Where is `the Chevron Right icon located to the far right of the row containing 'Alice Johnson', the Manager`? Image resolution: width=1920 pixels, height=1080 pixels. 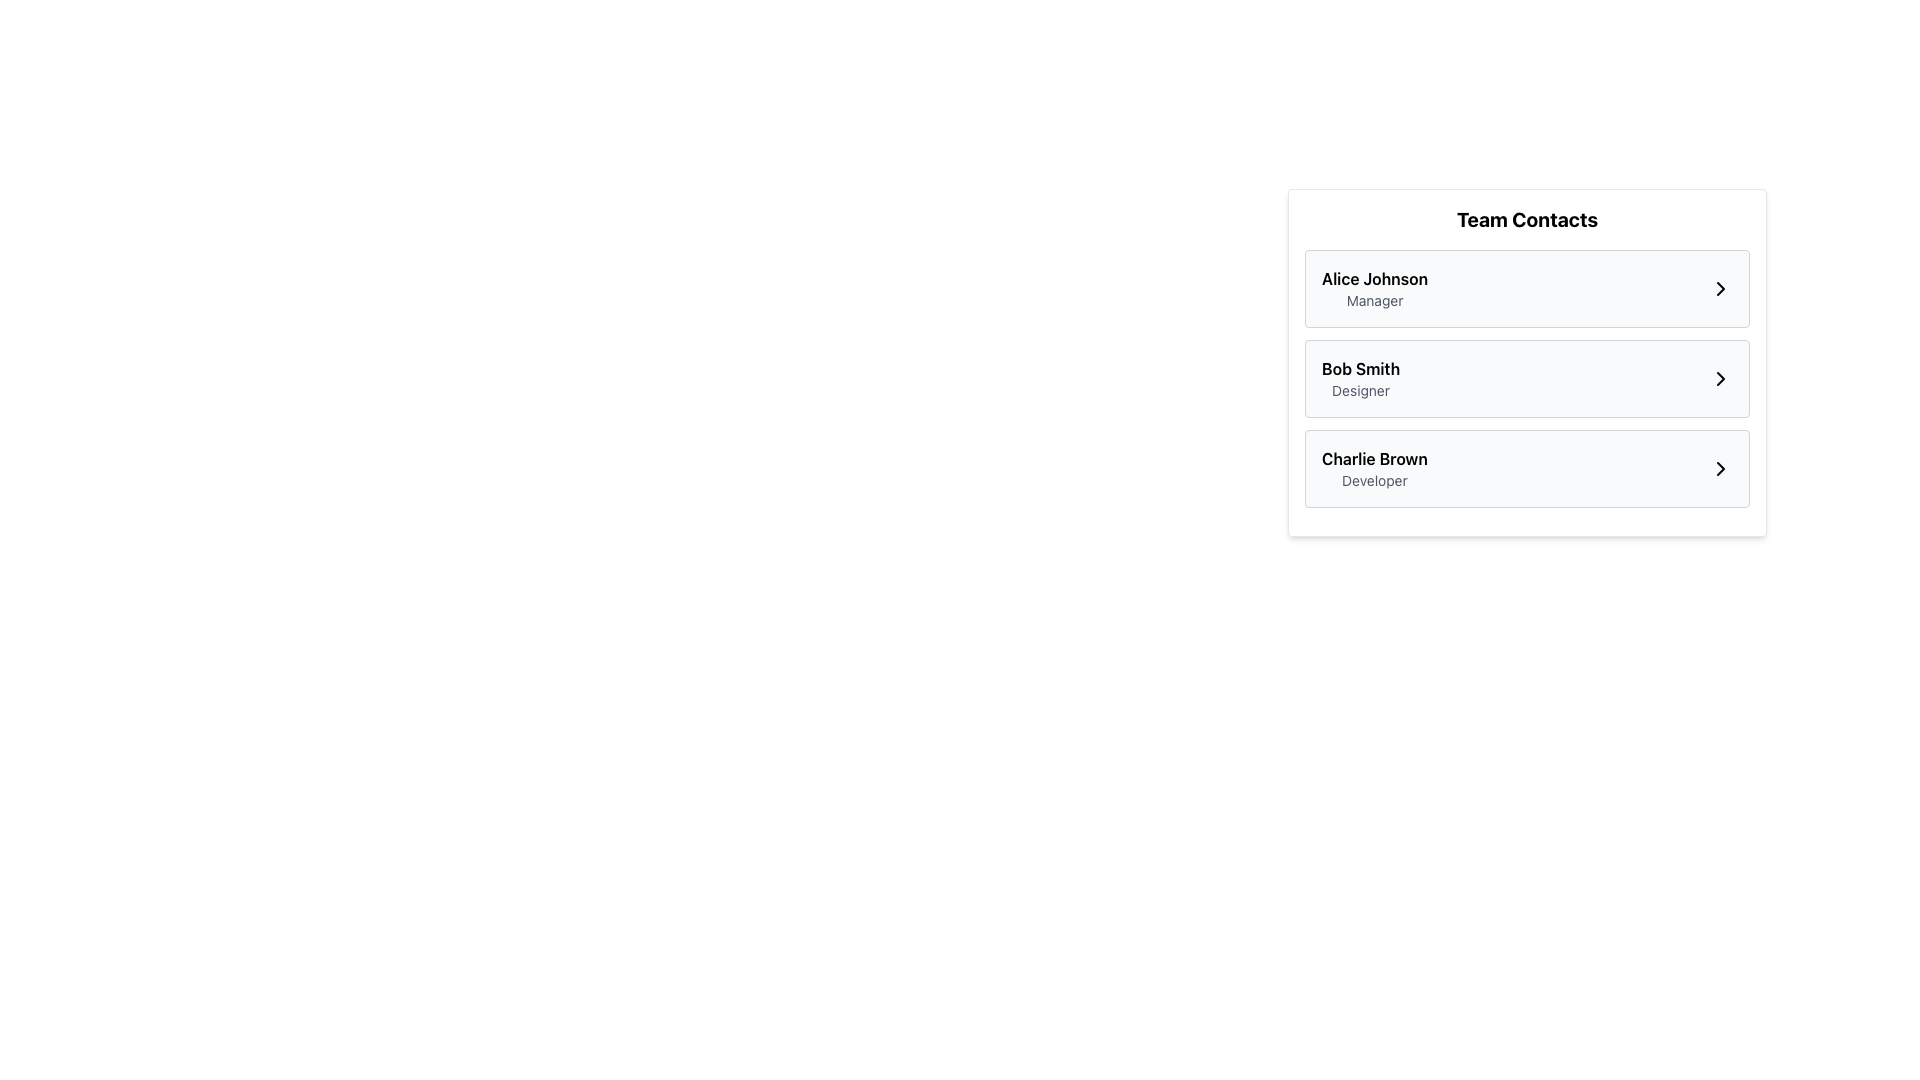 the Chevron Right icon located to the far right of the row containing 'Alice Johnson', the Manager is located at coordinates (1720, 289).